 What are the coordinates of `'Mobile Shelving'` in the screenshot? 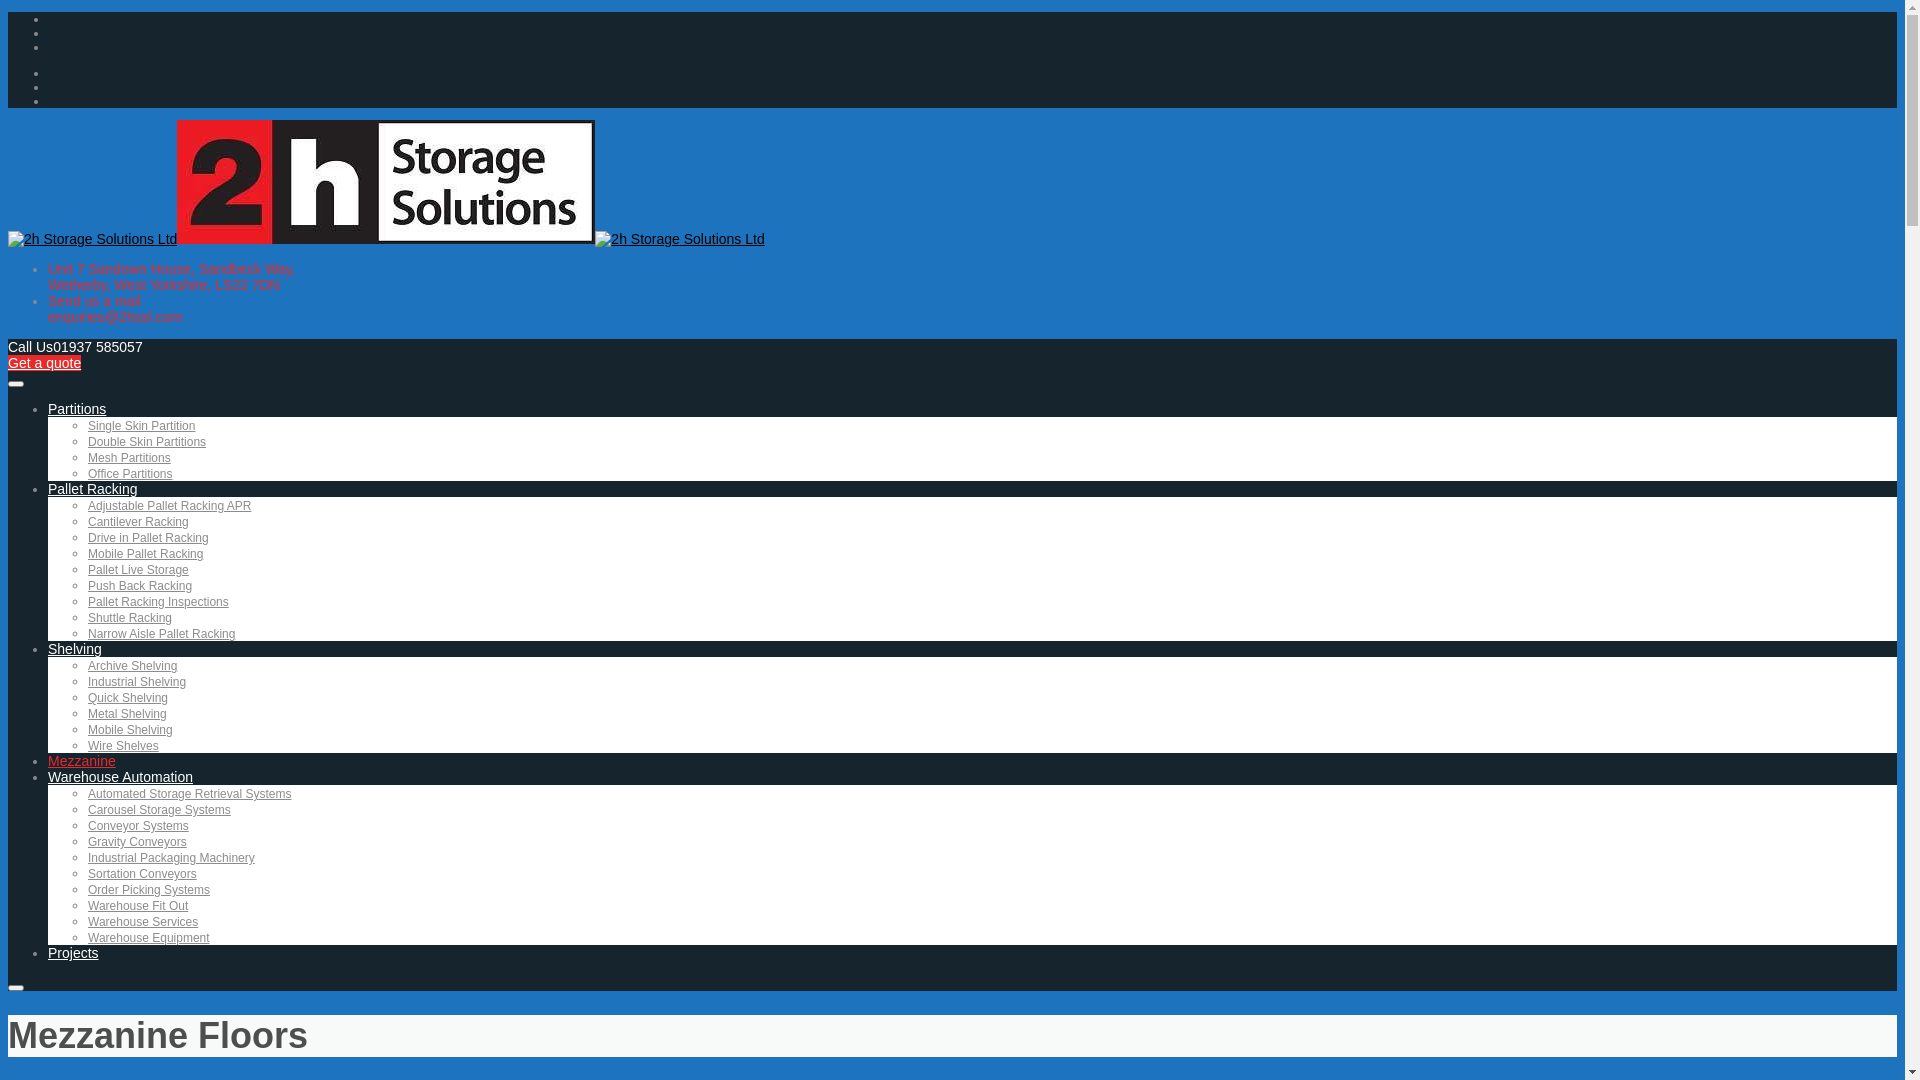 It's located at (129, 729).